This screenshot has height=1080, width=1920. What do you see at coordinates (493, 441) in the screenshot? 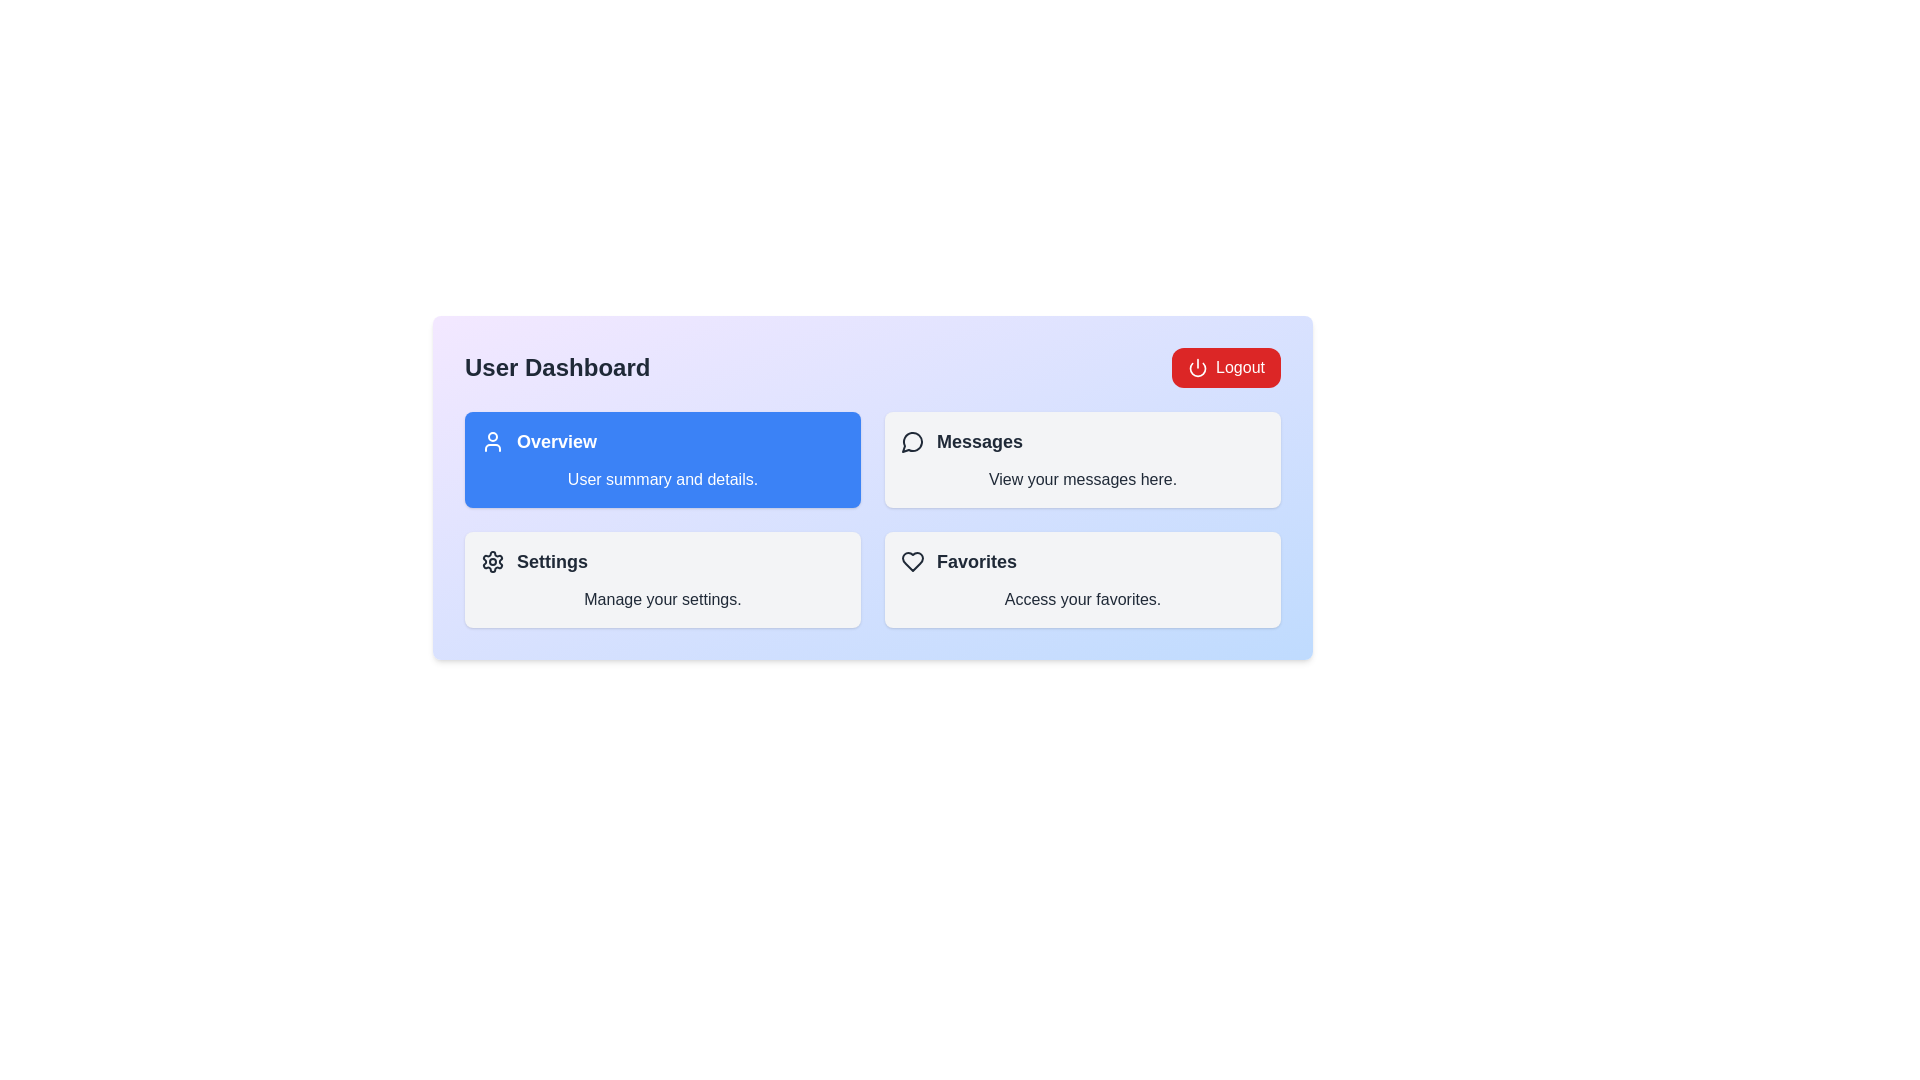
I see `the 'Overview' icon located at the top-left corner of the blue rectangular section preceding the 'Overview' text label` at bounding box center [493, 441].